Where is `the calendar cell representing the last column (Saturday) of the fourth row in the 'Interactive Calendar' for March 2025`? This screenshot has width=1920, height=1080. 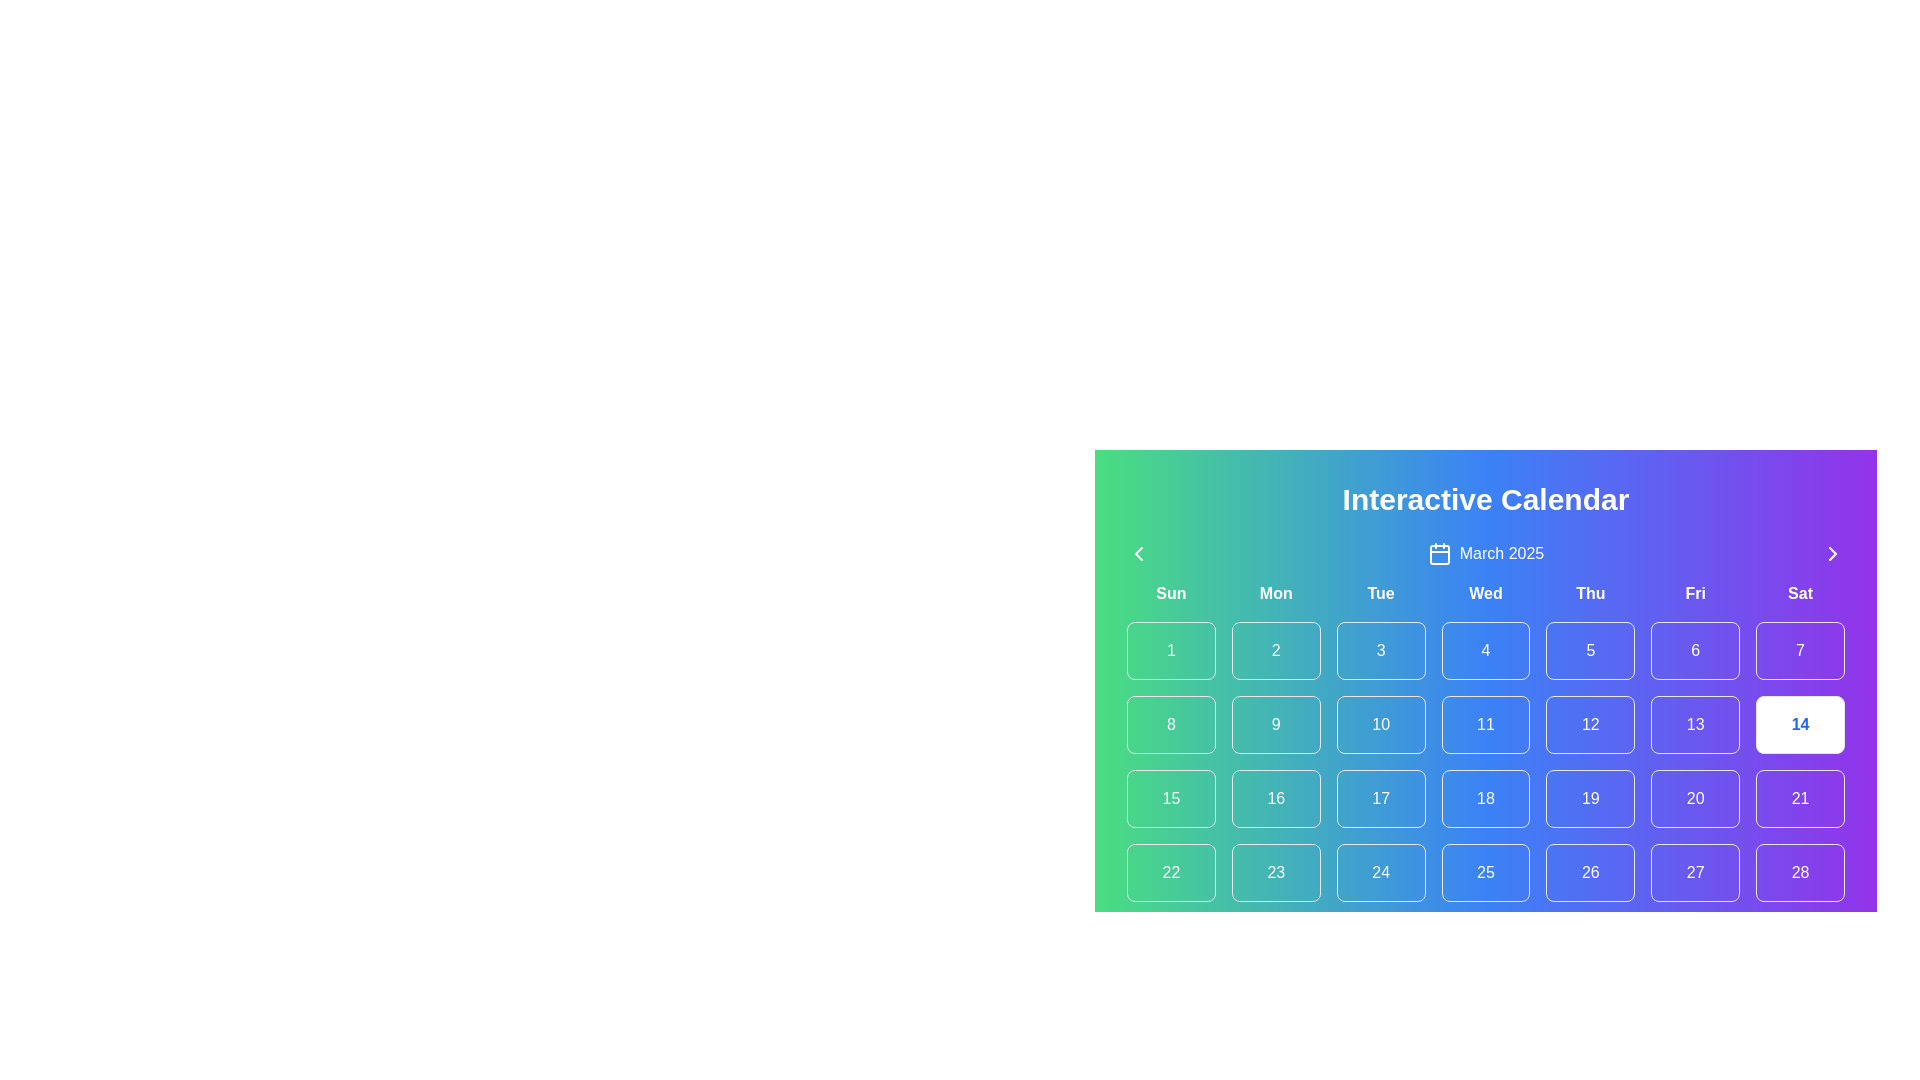
the calendar cell representing the last column (Saturday) of the fourth row in the 'Interactive Calendar' for March 2025 is located at coordinates (1800, 871).